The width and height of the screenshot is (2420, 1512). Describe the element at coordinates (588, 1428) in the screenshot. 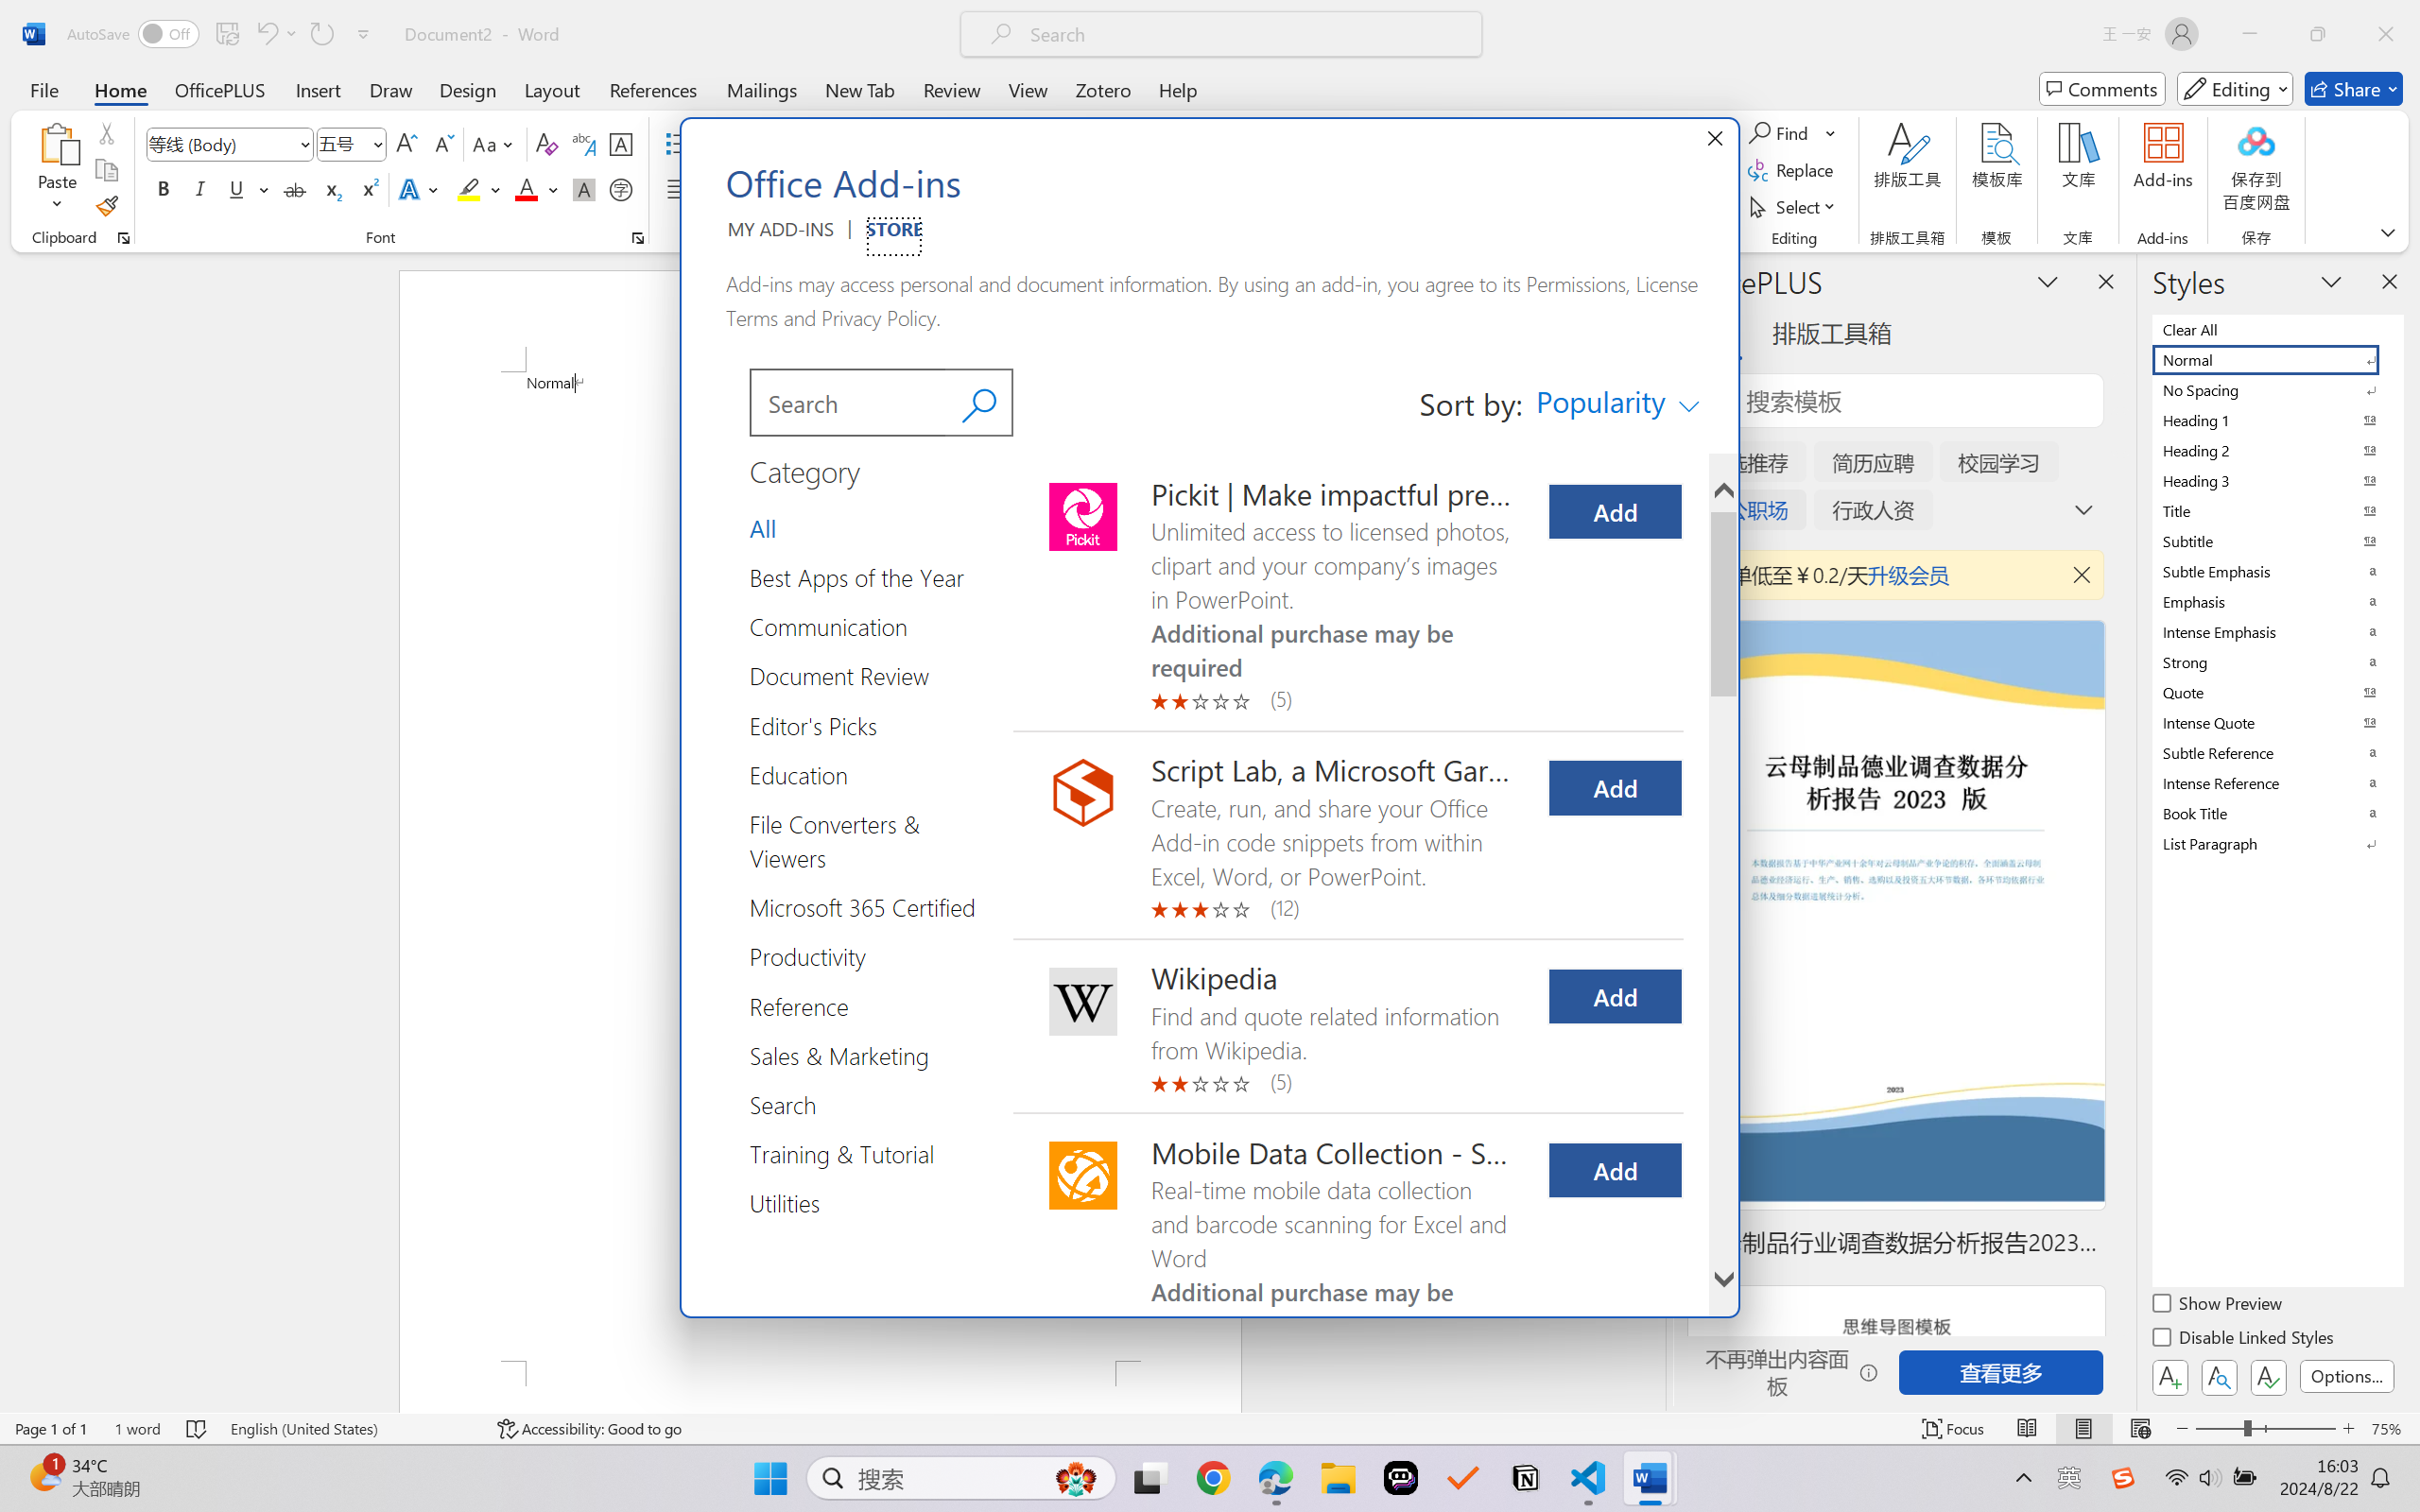

I see `'Accessibility Checker Accessibility: Good to go'` at that location.